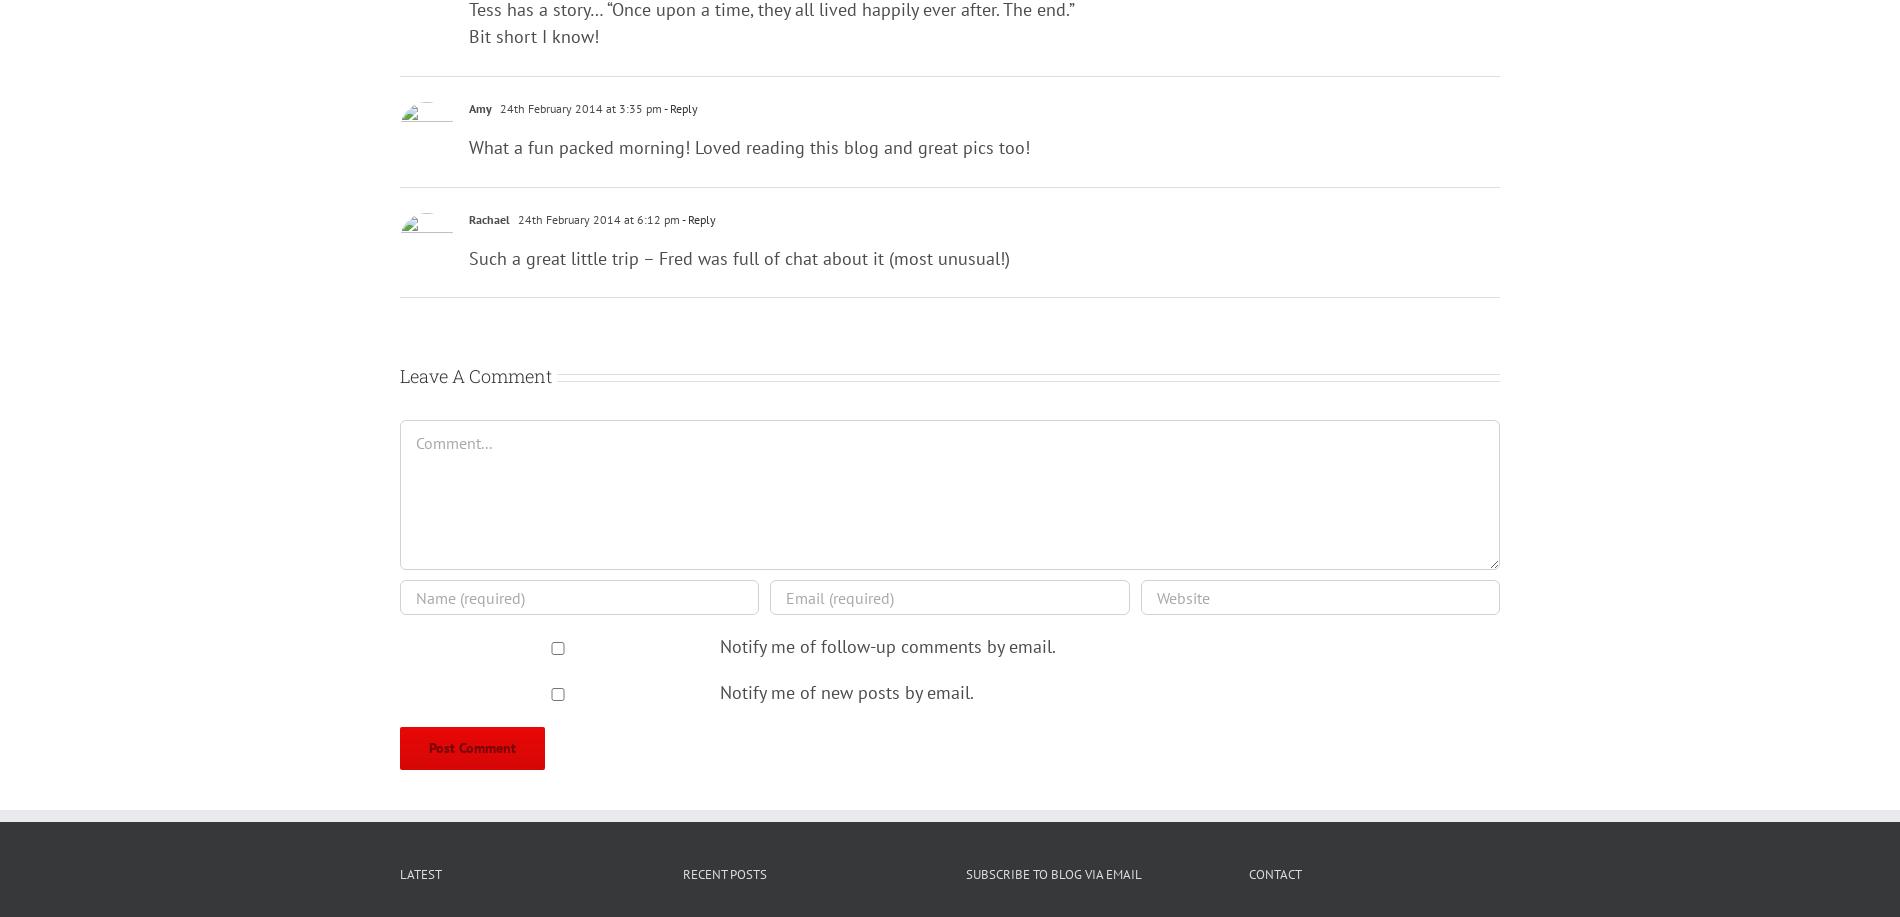  Describe the element at coordinates (1274, 872) in the screenshot. I see `'Contact'` at that location.